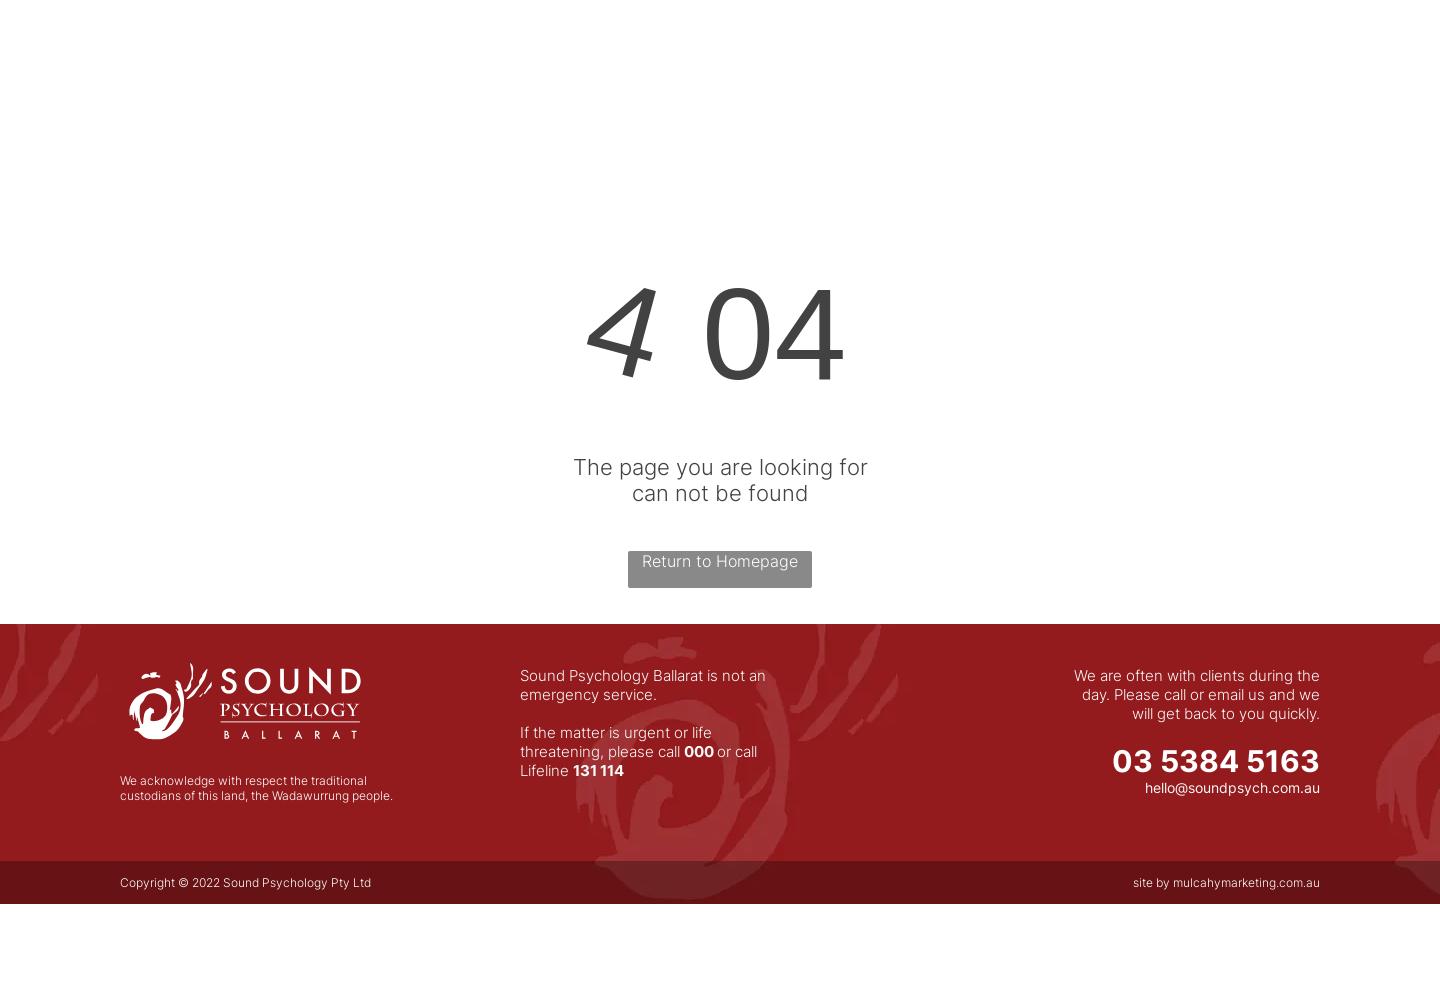  I want to click on 'Counselling', so click(913, 81).